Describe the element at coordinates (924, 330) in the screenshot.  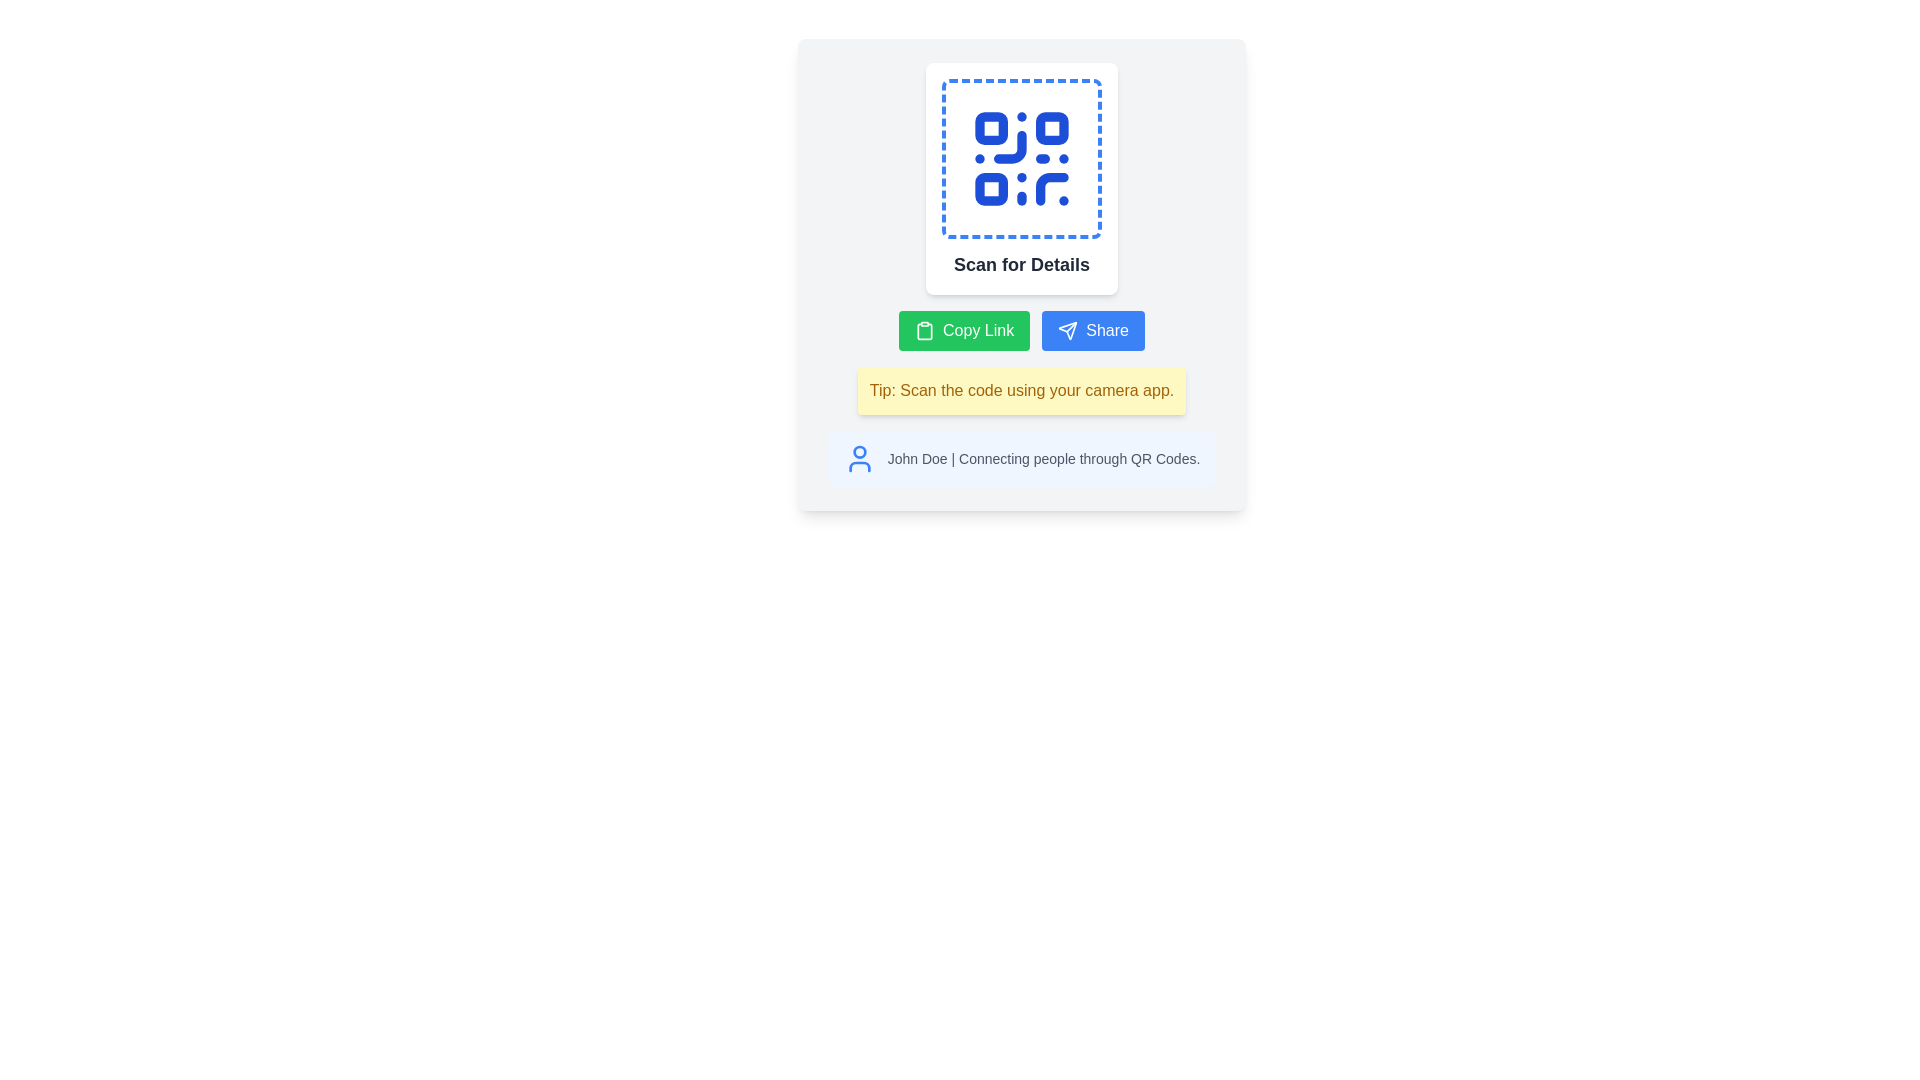
I see `the clipboard icon associated with the 'Copy Link' button, which visually indicates its functionality to copy a link to the clipboard` at that location.